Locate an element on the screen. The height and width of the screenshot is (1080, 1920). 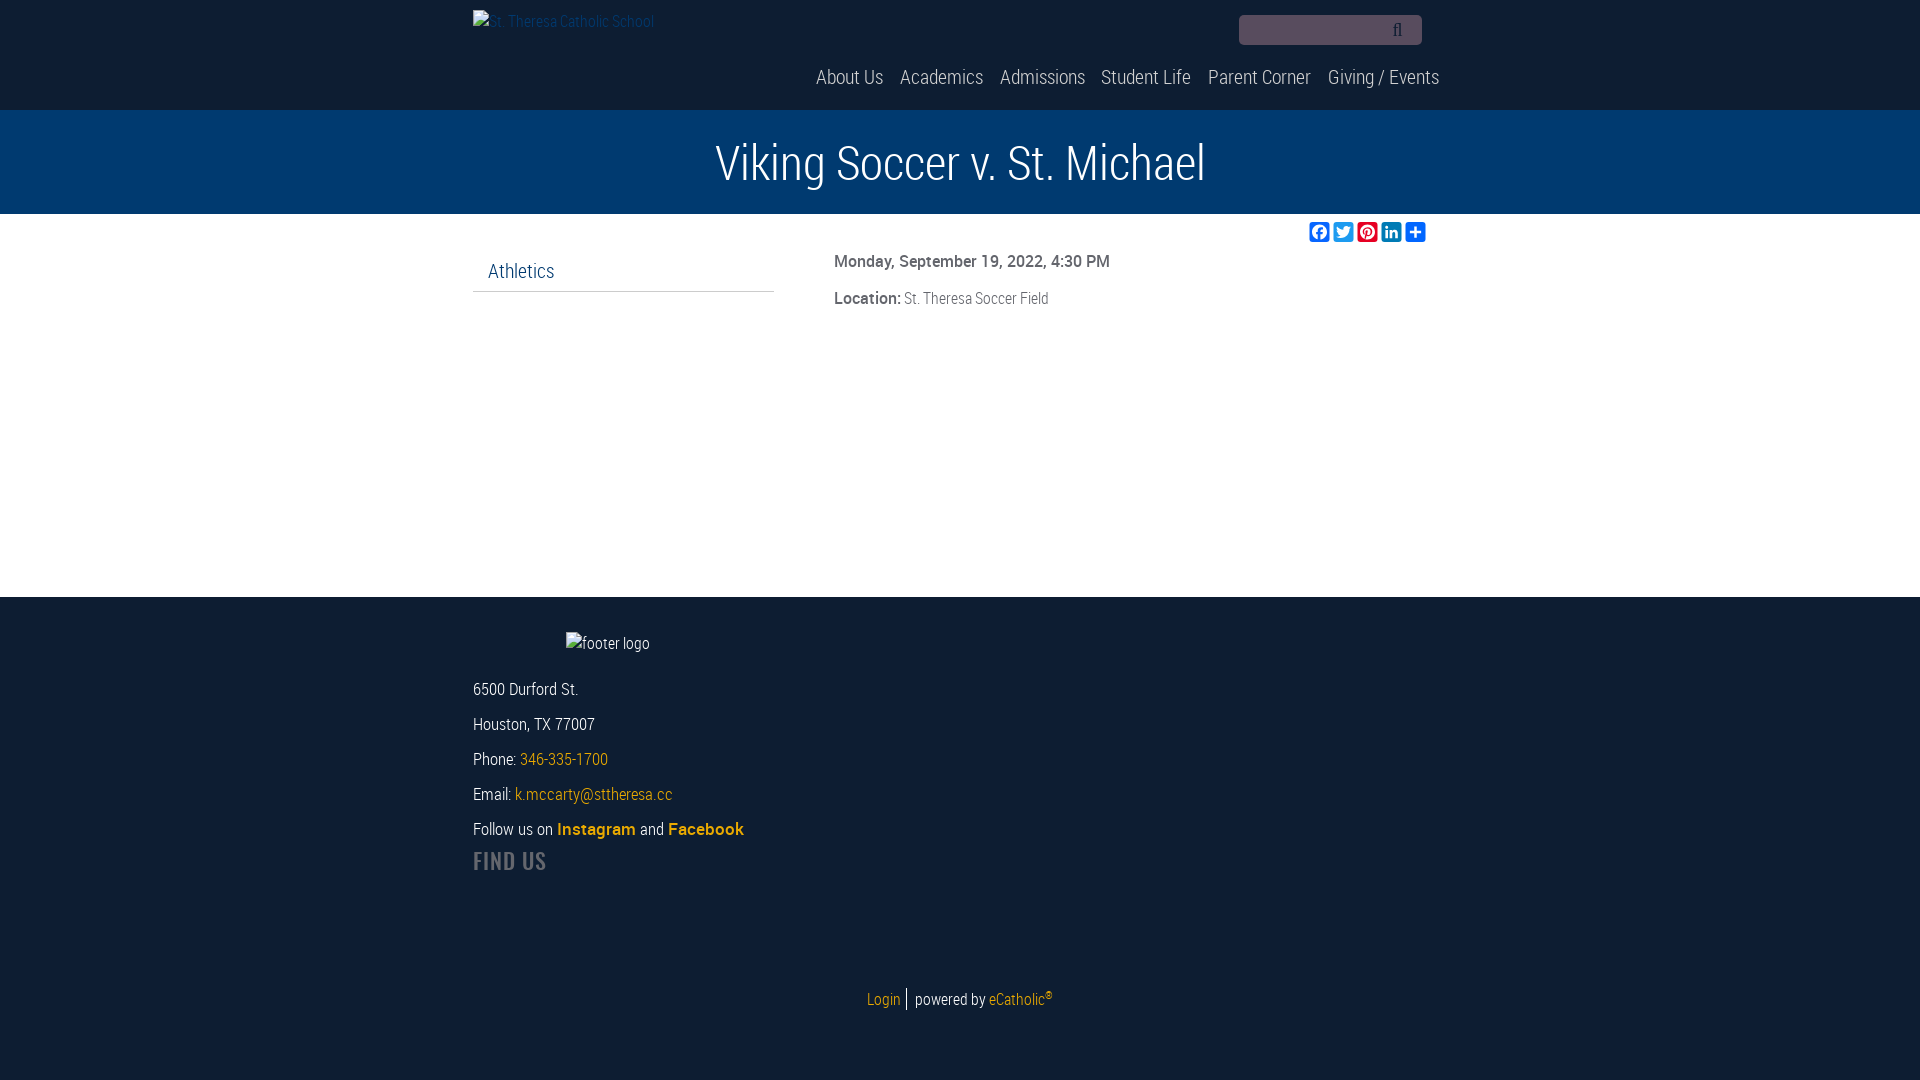
'Twitter' is located at coordinates (1344, 230).